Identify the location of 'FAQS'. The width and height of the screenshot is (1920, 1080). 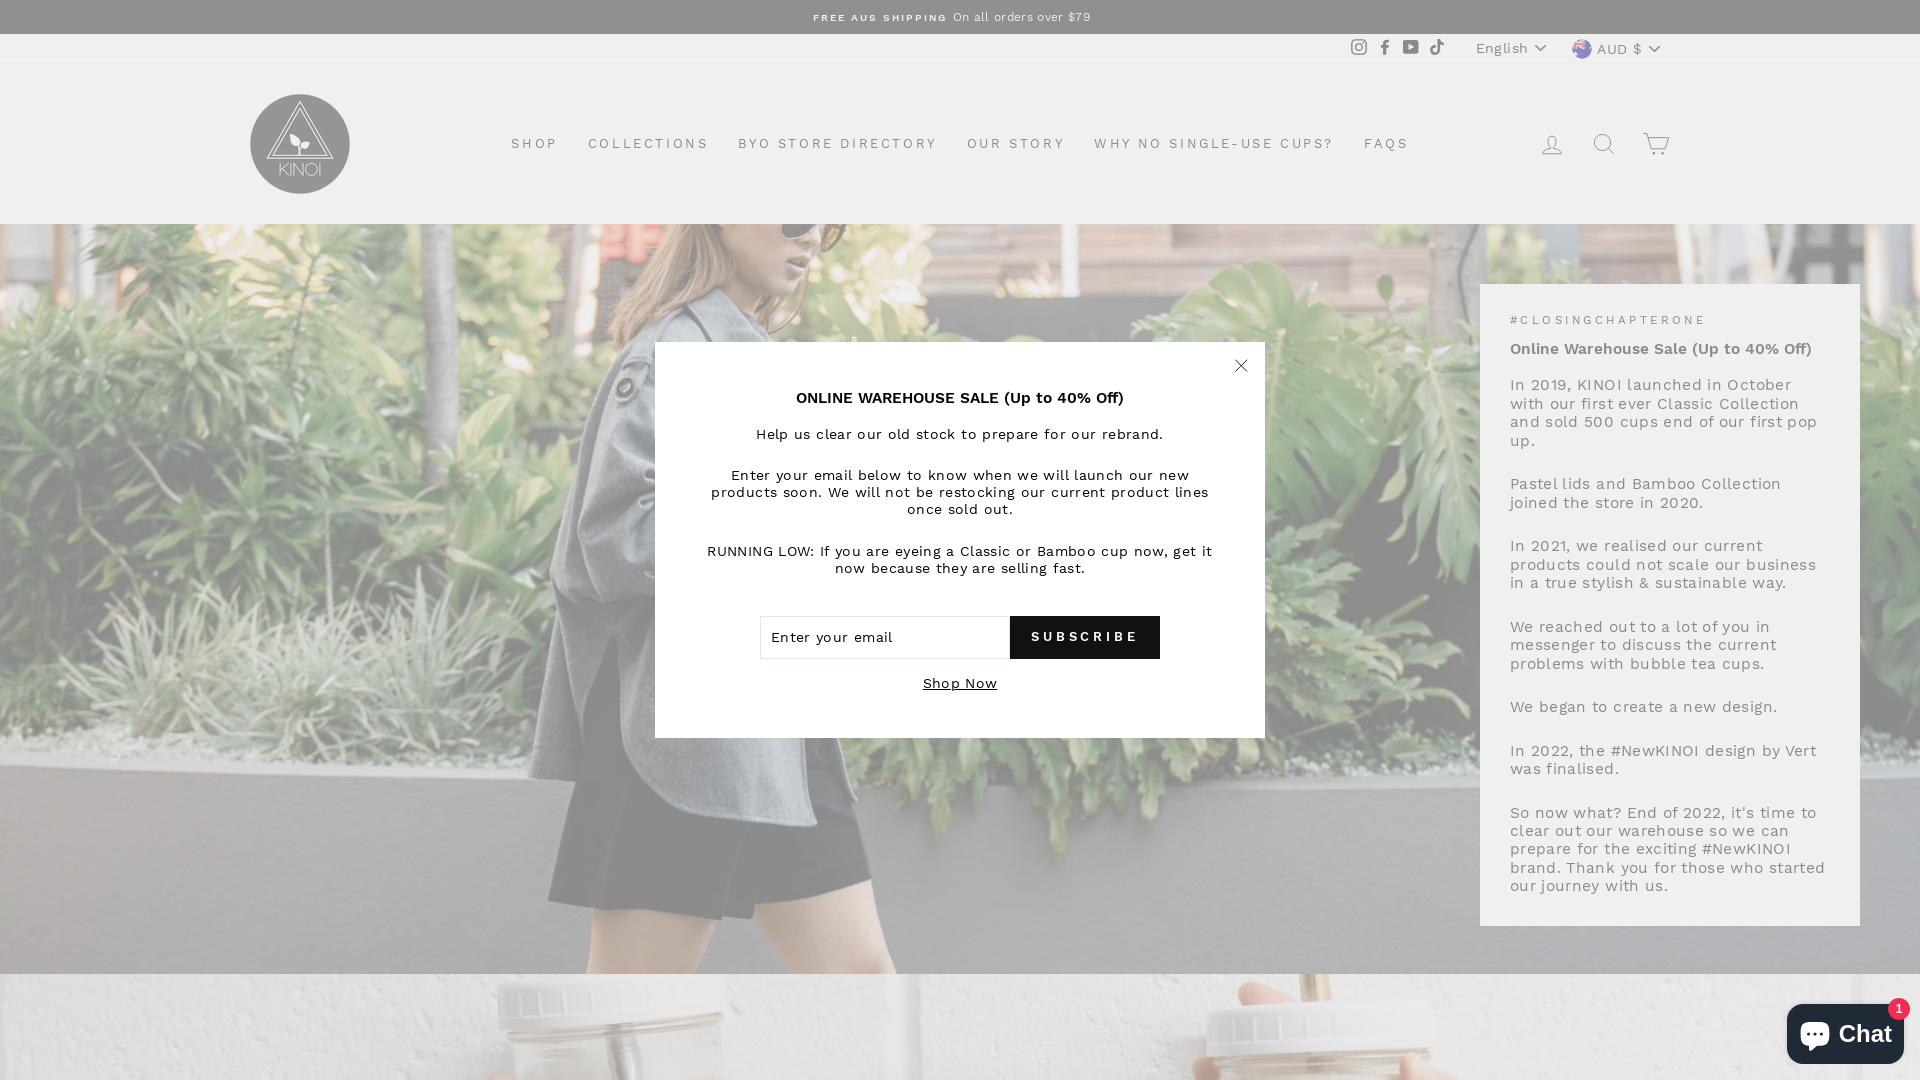
(1385, 143).